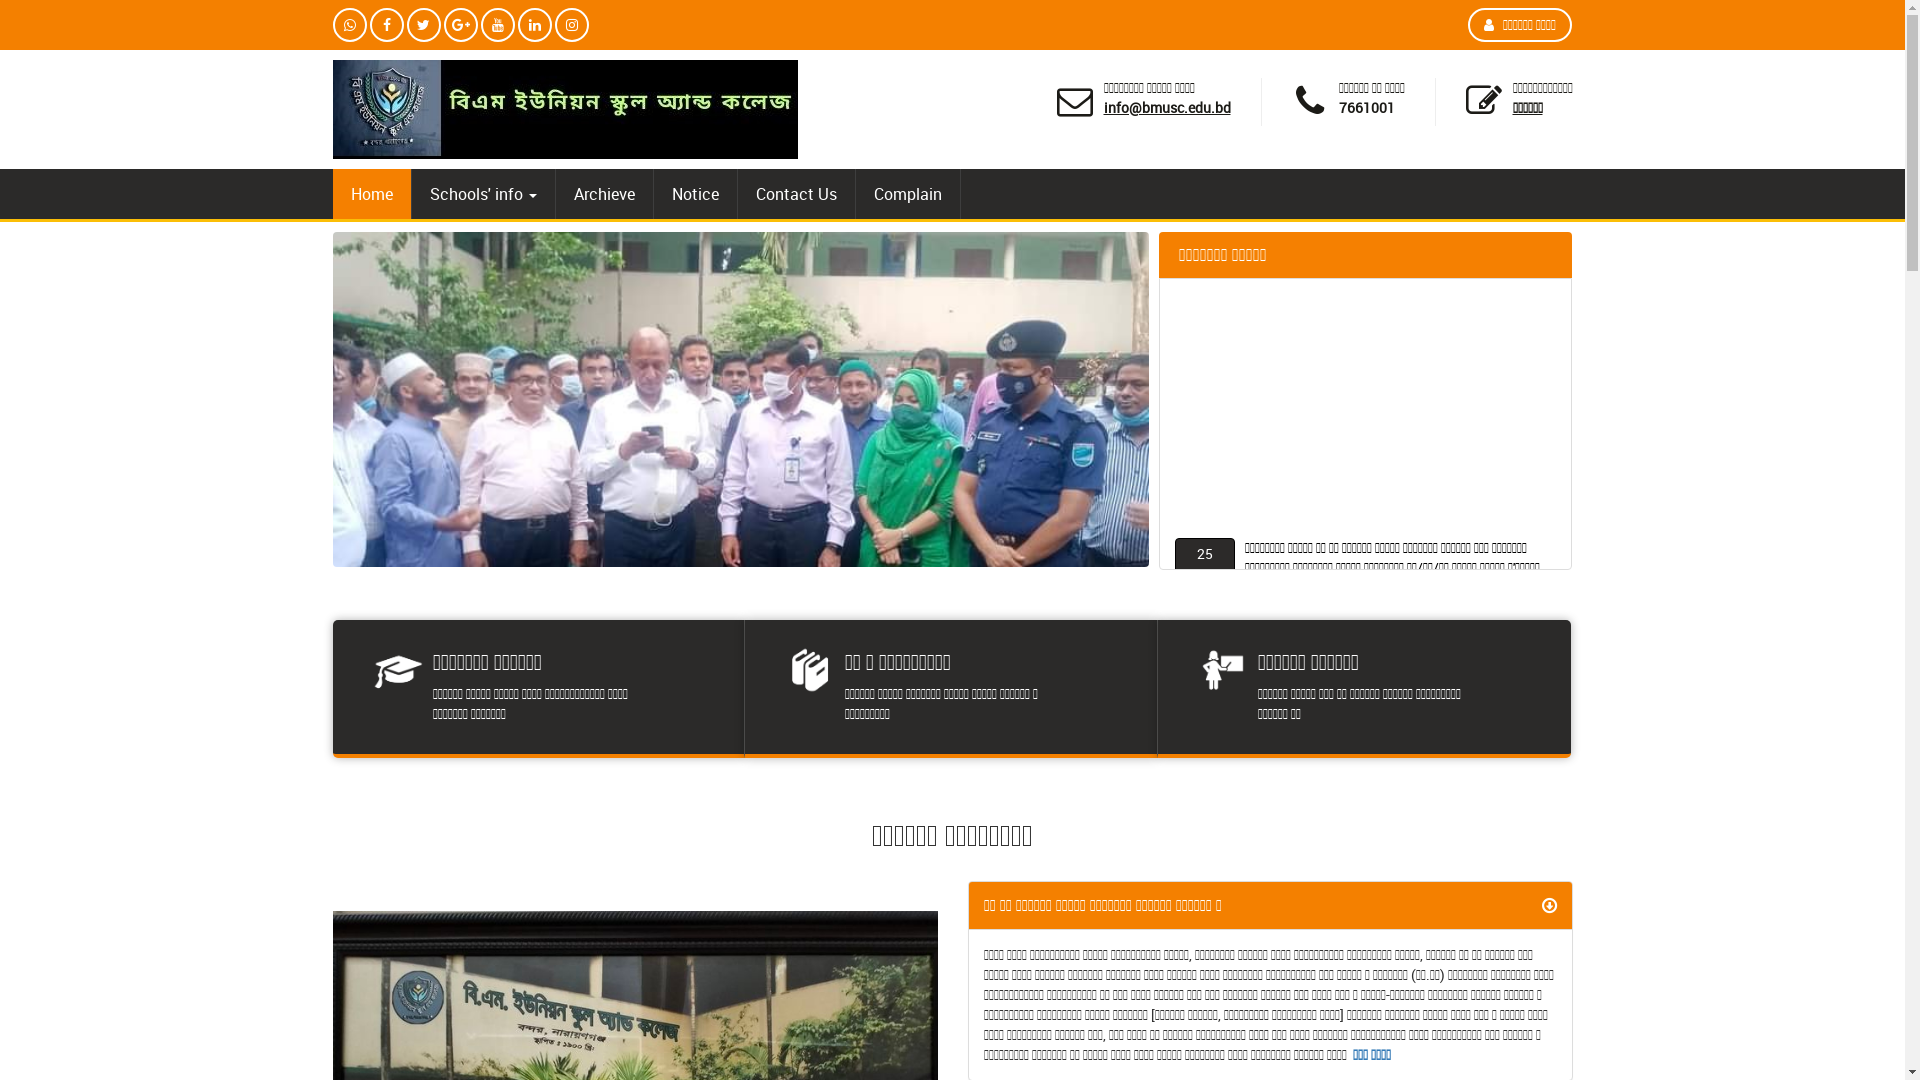 The width and height of the screenshot is (1920, 1080). I want to click on 'Schools' info', so click(483, 193).